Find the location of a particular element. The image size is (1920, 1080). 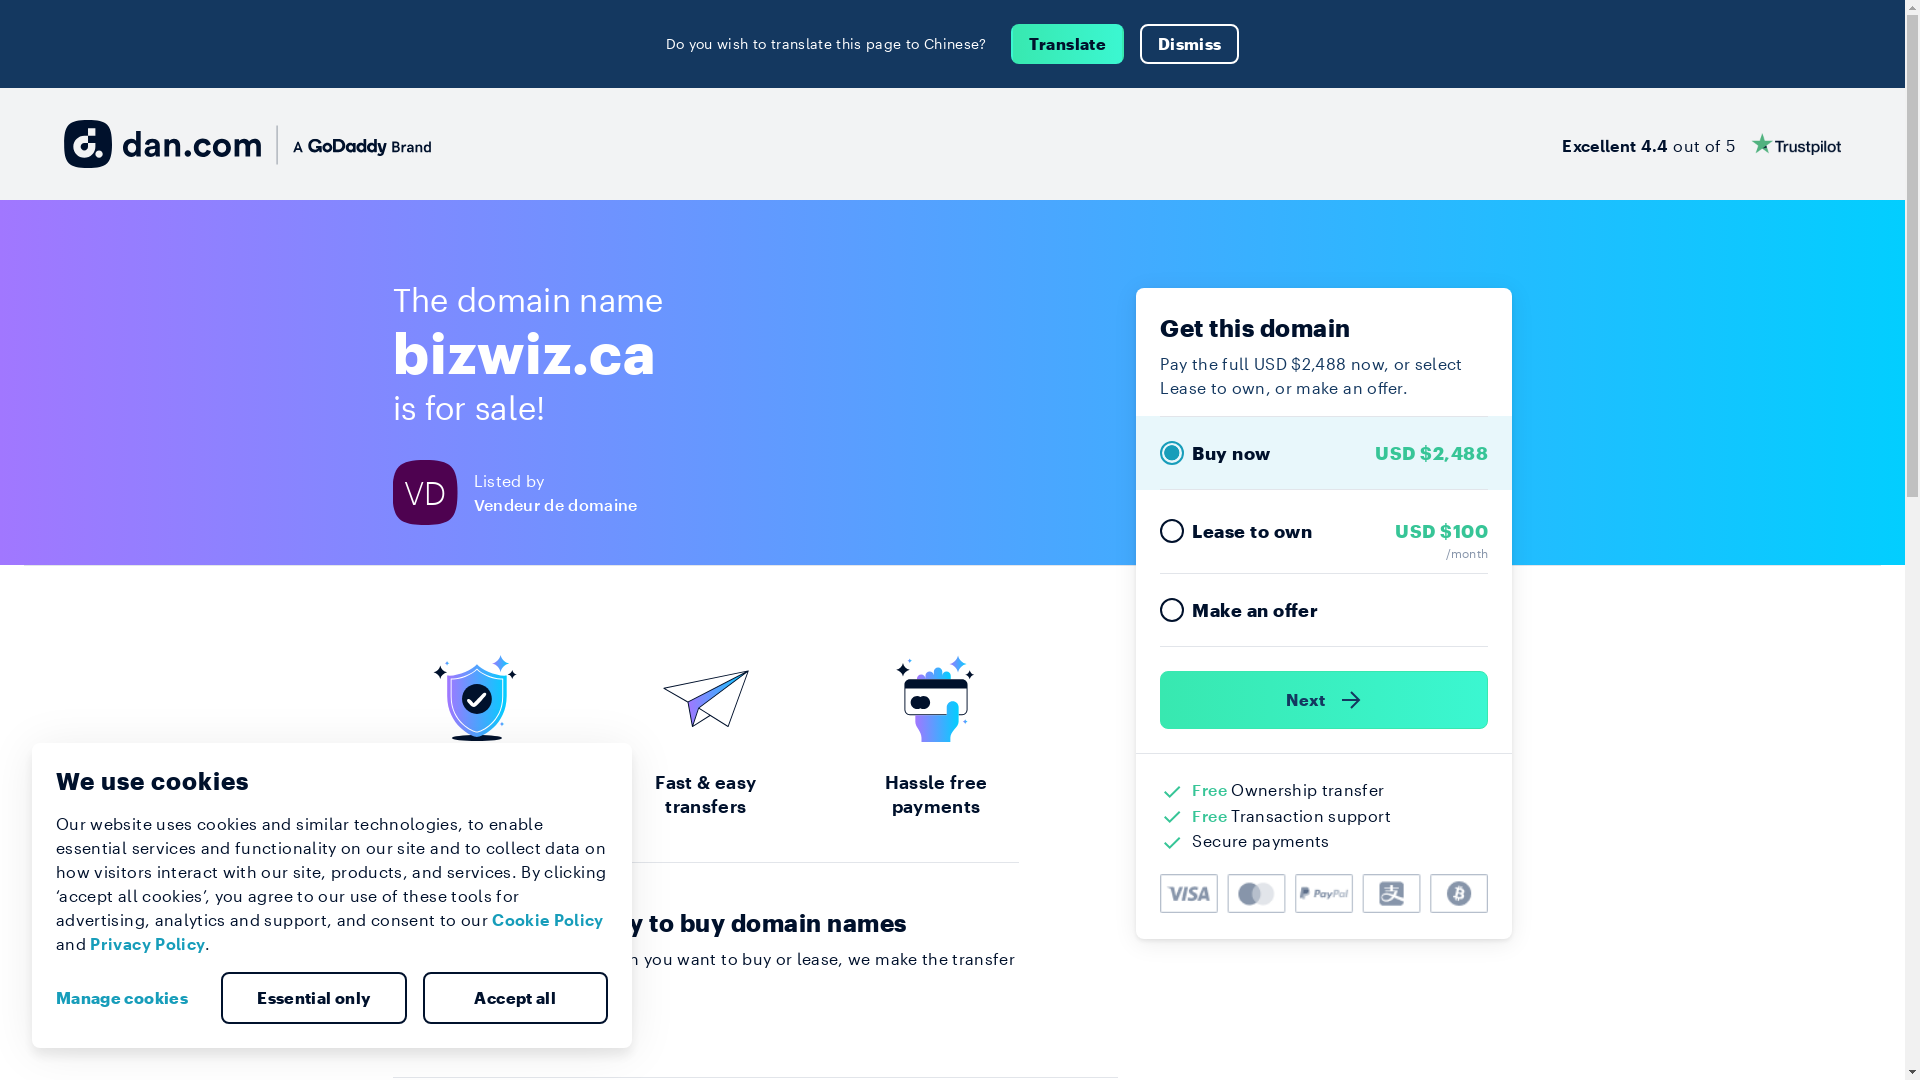

'Next is located at coordinates (1324, 698).